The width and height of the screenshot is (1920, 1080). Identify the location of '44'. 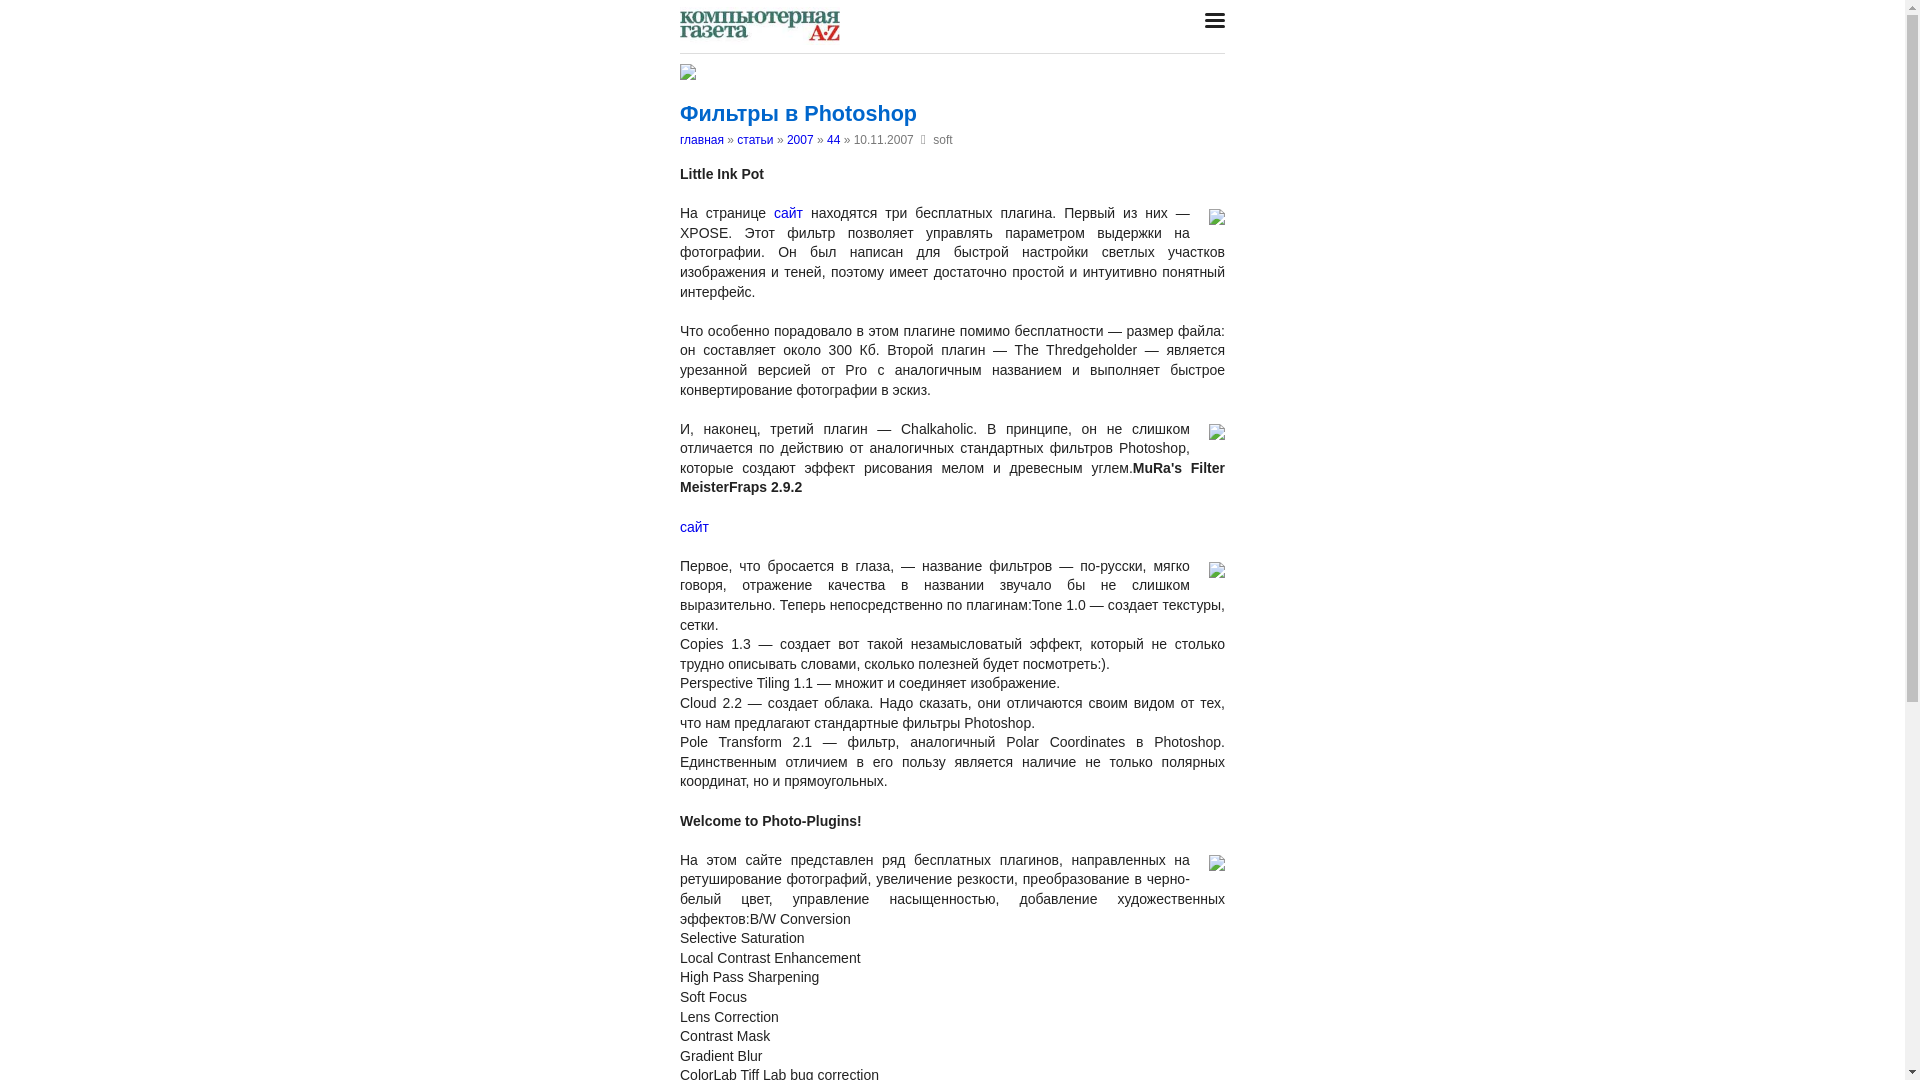
(833, 138).